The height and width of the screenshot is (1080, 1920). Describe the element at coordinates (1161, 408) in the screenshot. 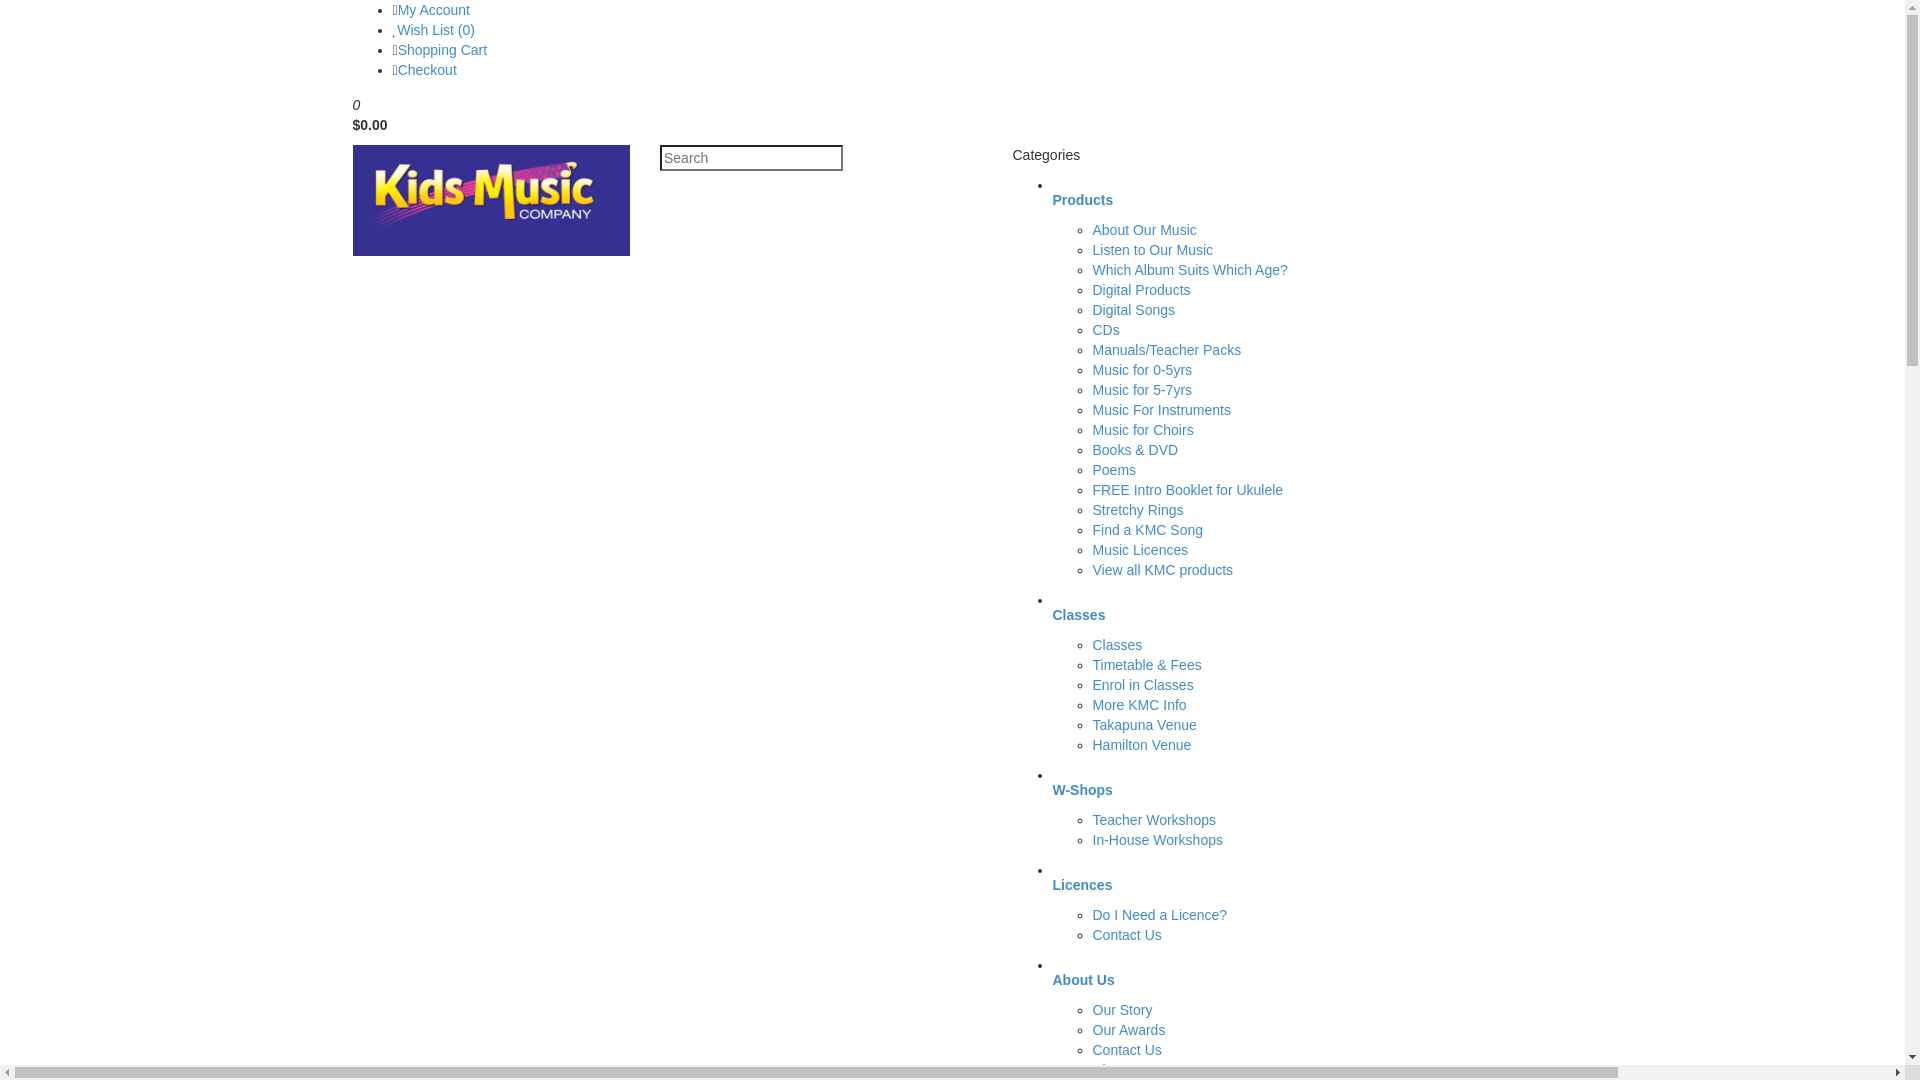

I see `'Music For Instruments'` at that location.